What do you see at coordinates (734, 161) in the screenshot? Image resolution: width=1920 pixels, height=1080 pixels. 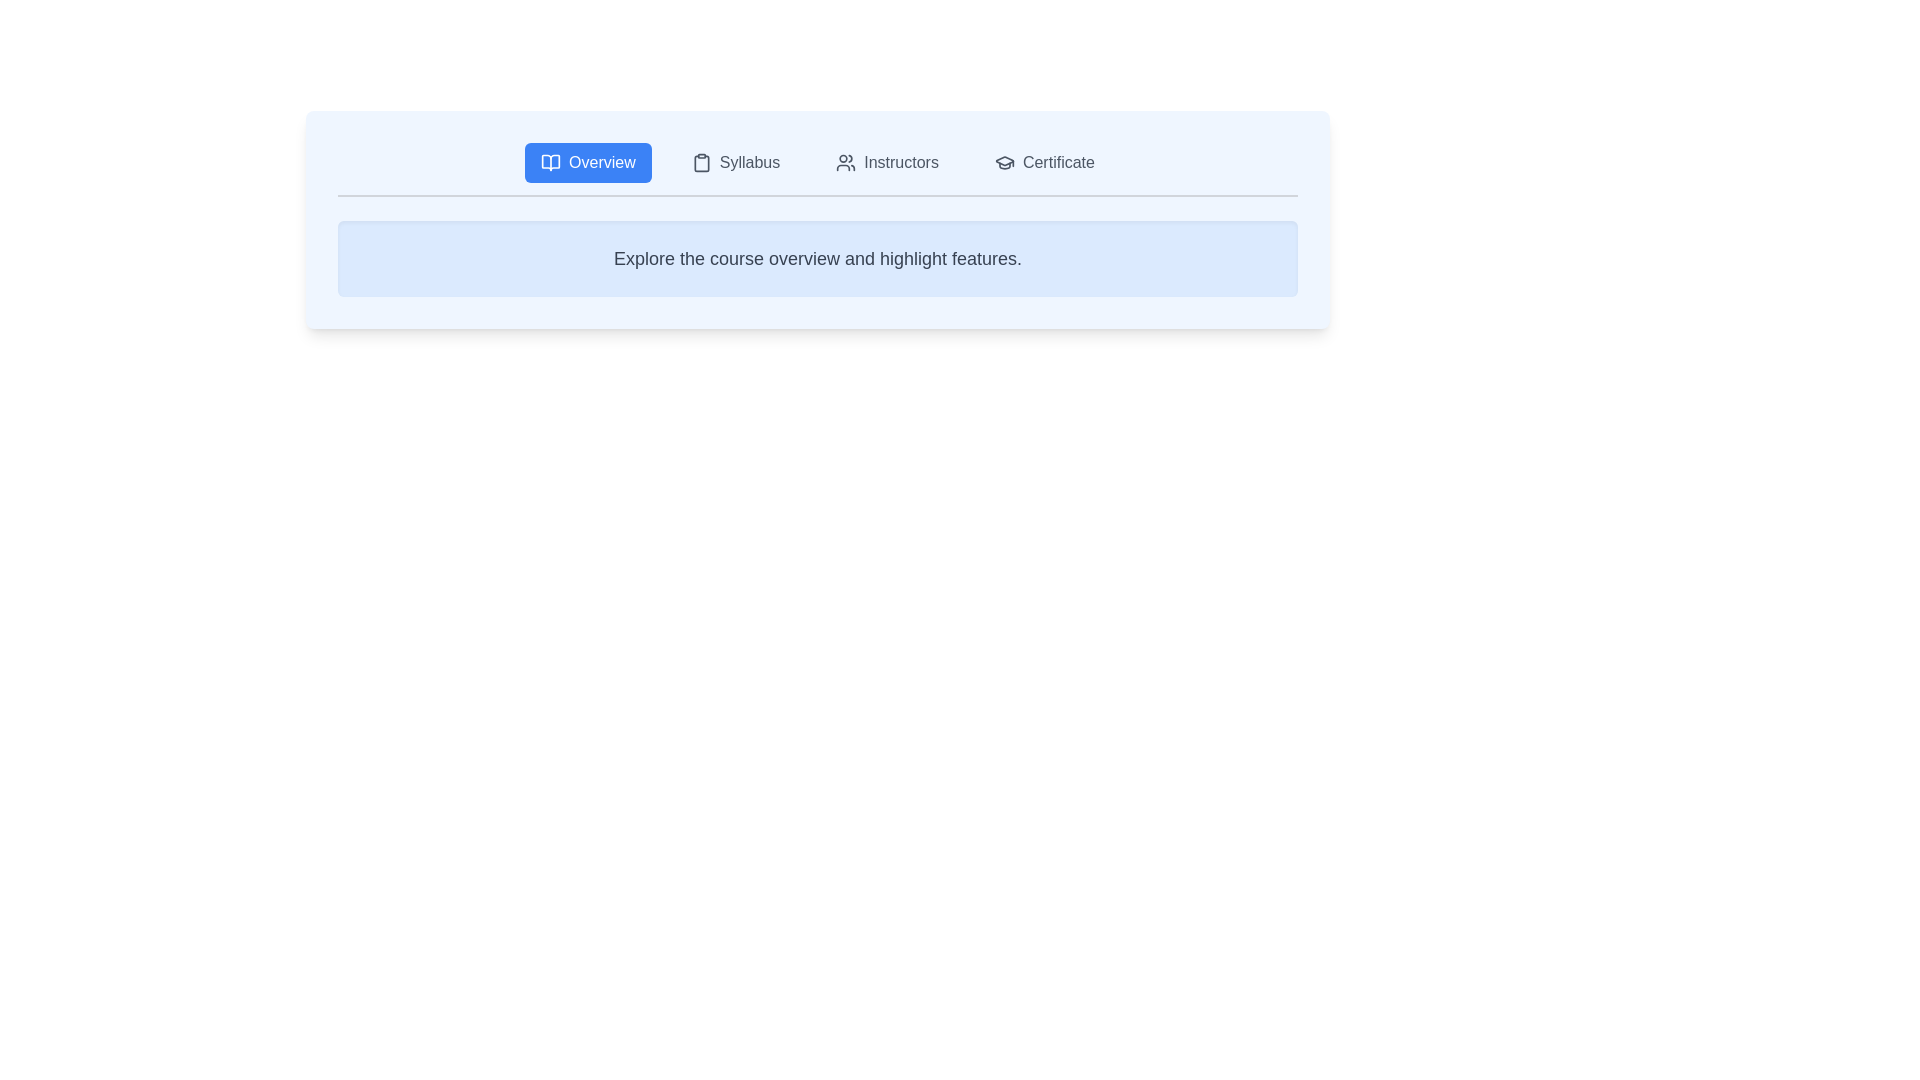 I see `the Syllabus tab by clicking on its button` at bounding box center [734, 161].